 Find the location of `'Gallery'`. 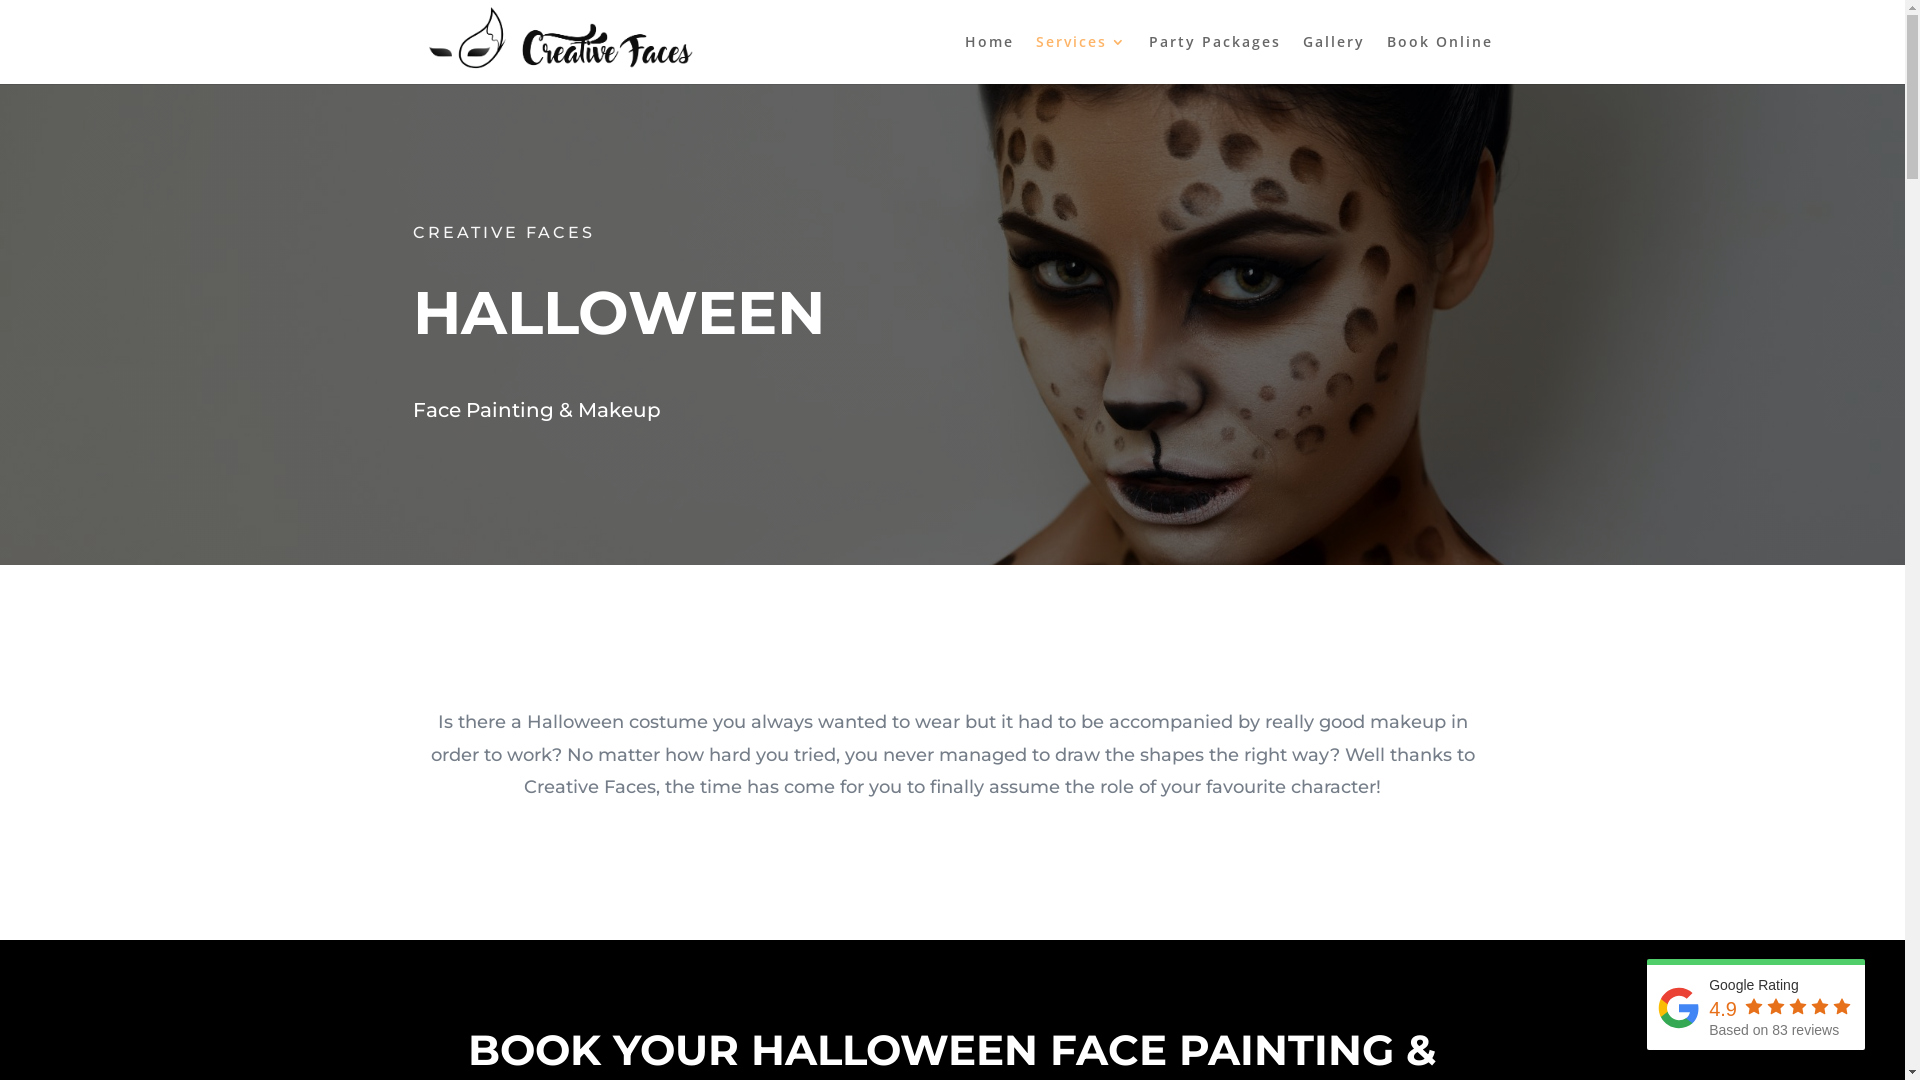

'Gallery' is located at coordinates (1333, 58).